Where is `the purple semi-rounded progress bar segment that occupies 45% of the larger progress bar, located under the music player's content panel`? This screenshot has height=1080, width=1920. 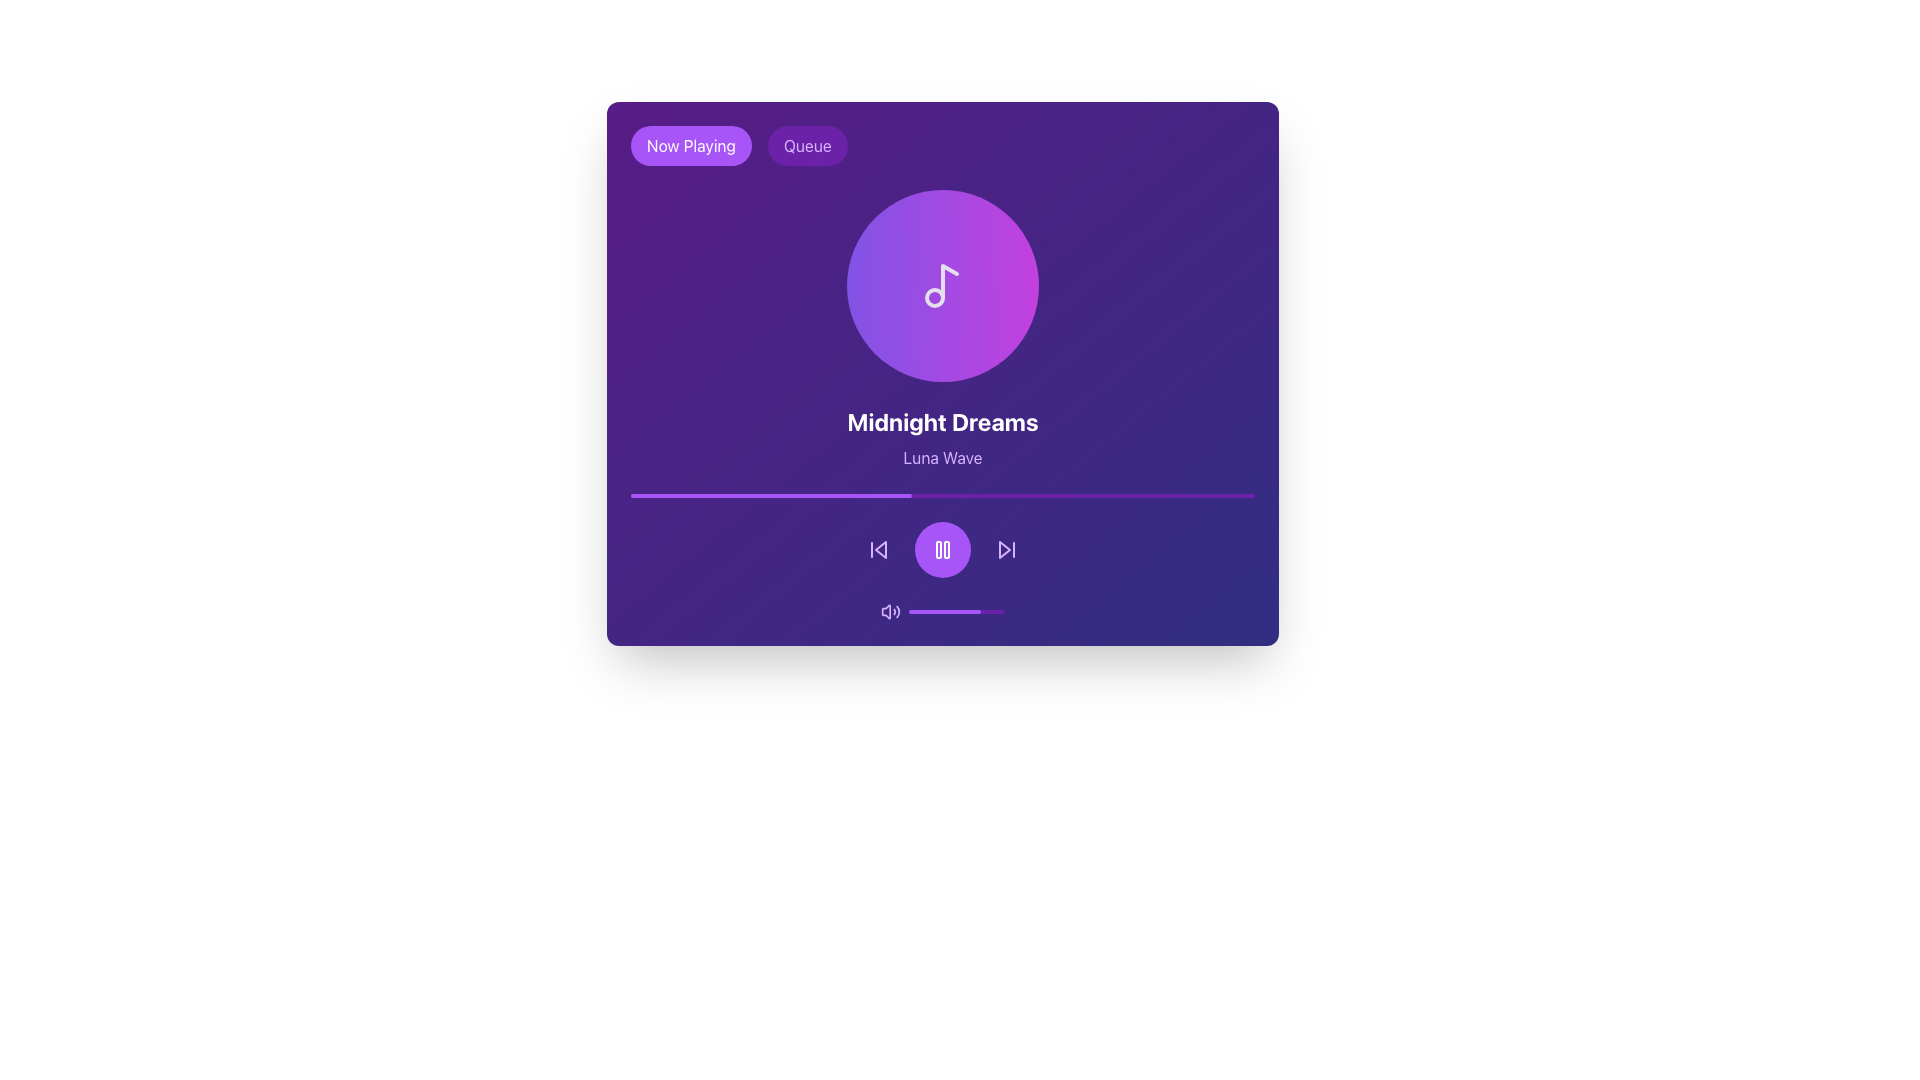 the purple semi-rounded progress bar segment that occupies 45% of the larger progress bar, located under the music player's content panel is located at coordinates (770, 495).